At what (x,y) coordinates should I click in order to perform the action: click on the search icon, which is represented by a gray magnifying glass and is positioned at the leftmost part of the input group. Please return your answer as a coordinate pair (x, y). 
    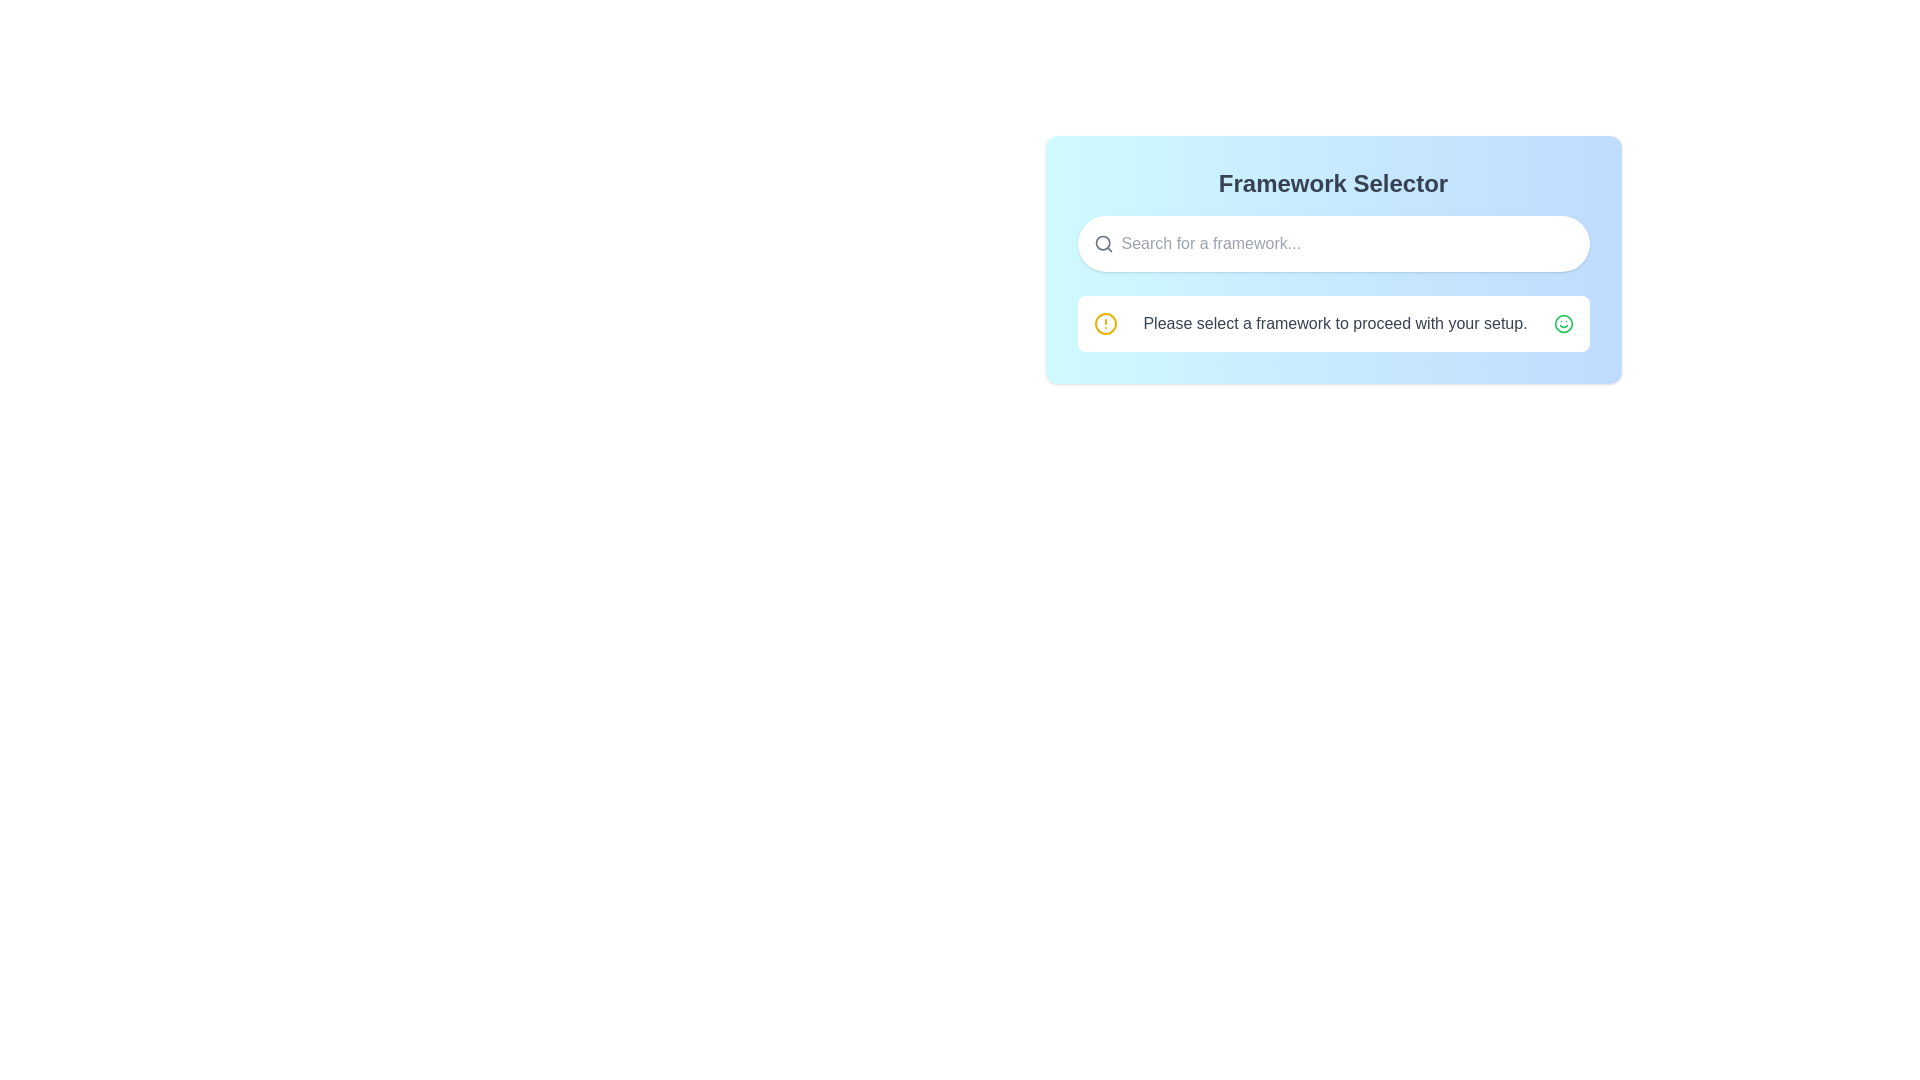
    Looking at the image, I should click on (1102, 242).